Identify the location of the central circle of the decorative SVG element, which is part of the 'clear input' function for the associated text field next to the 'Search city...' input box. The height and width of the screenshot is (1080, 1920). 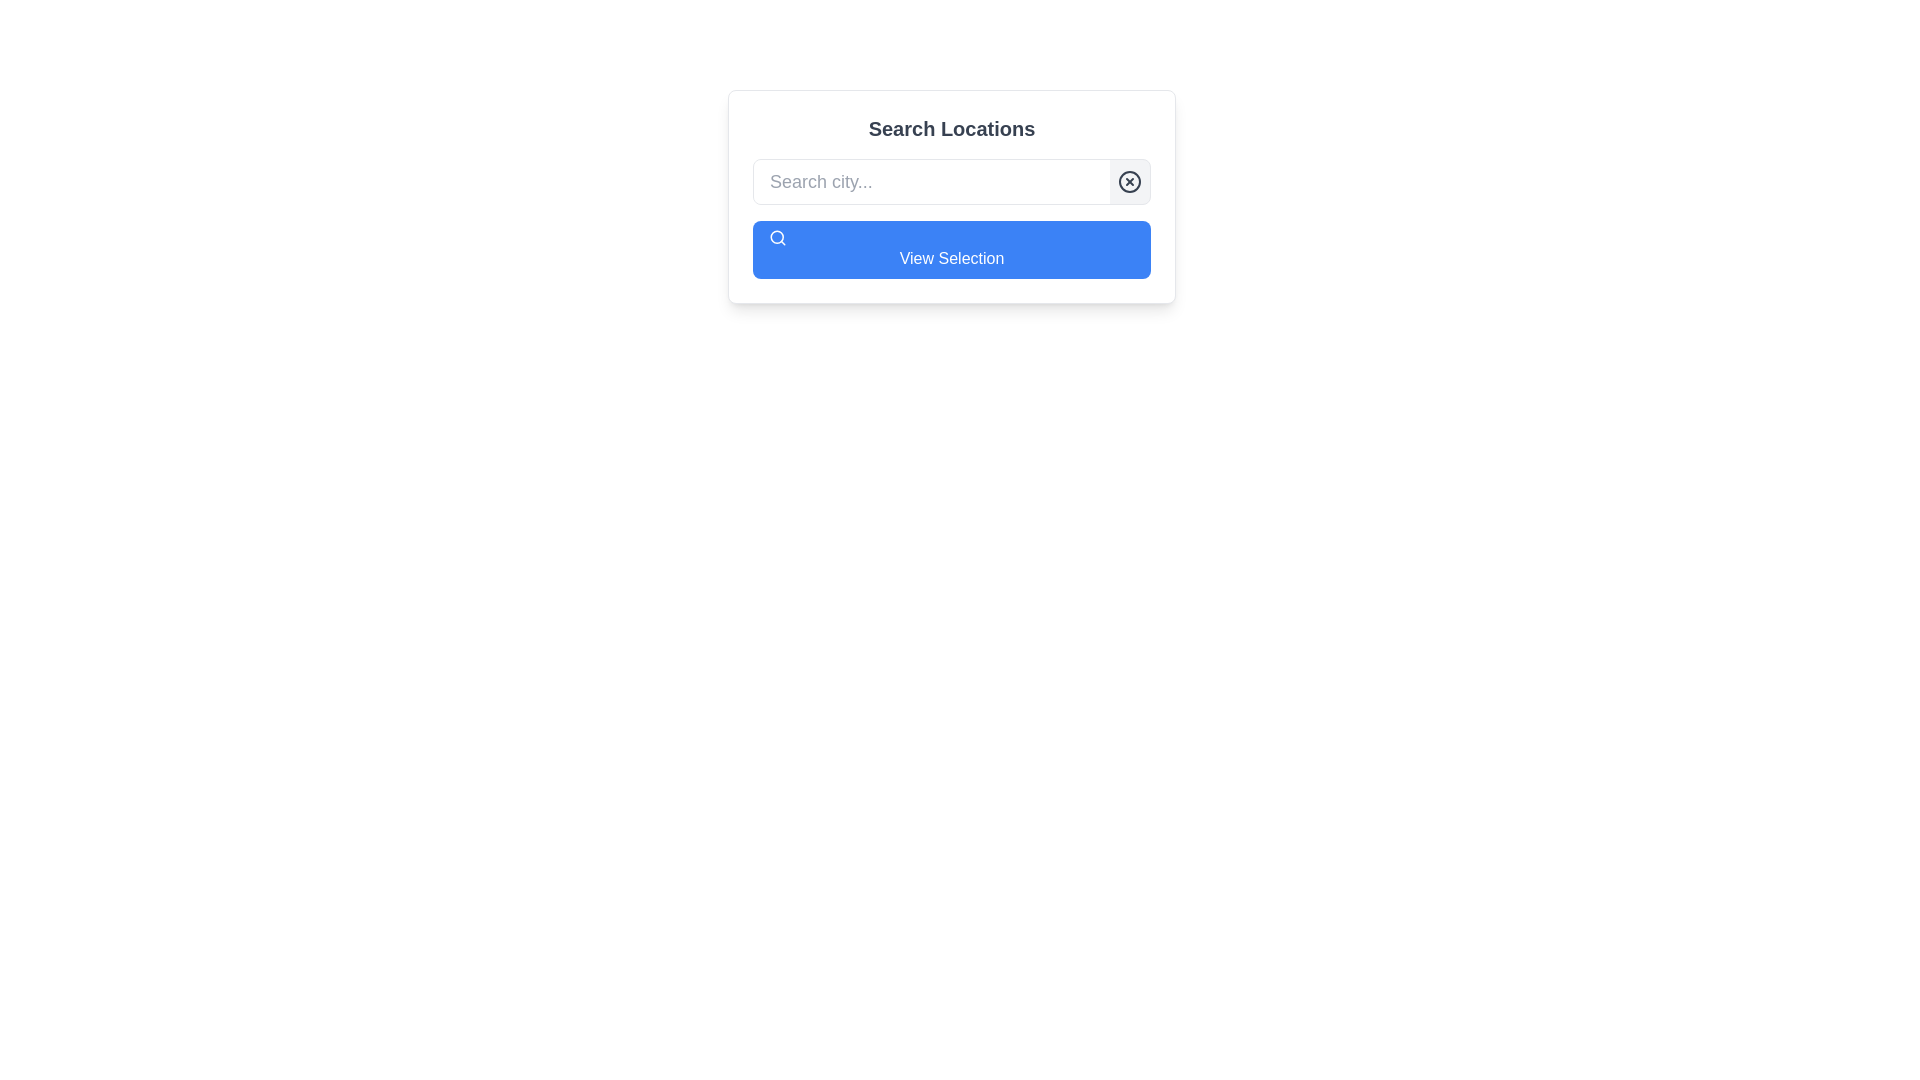
(1129, 181).